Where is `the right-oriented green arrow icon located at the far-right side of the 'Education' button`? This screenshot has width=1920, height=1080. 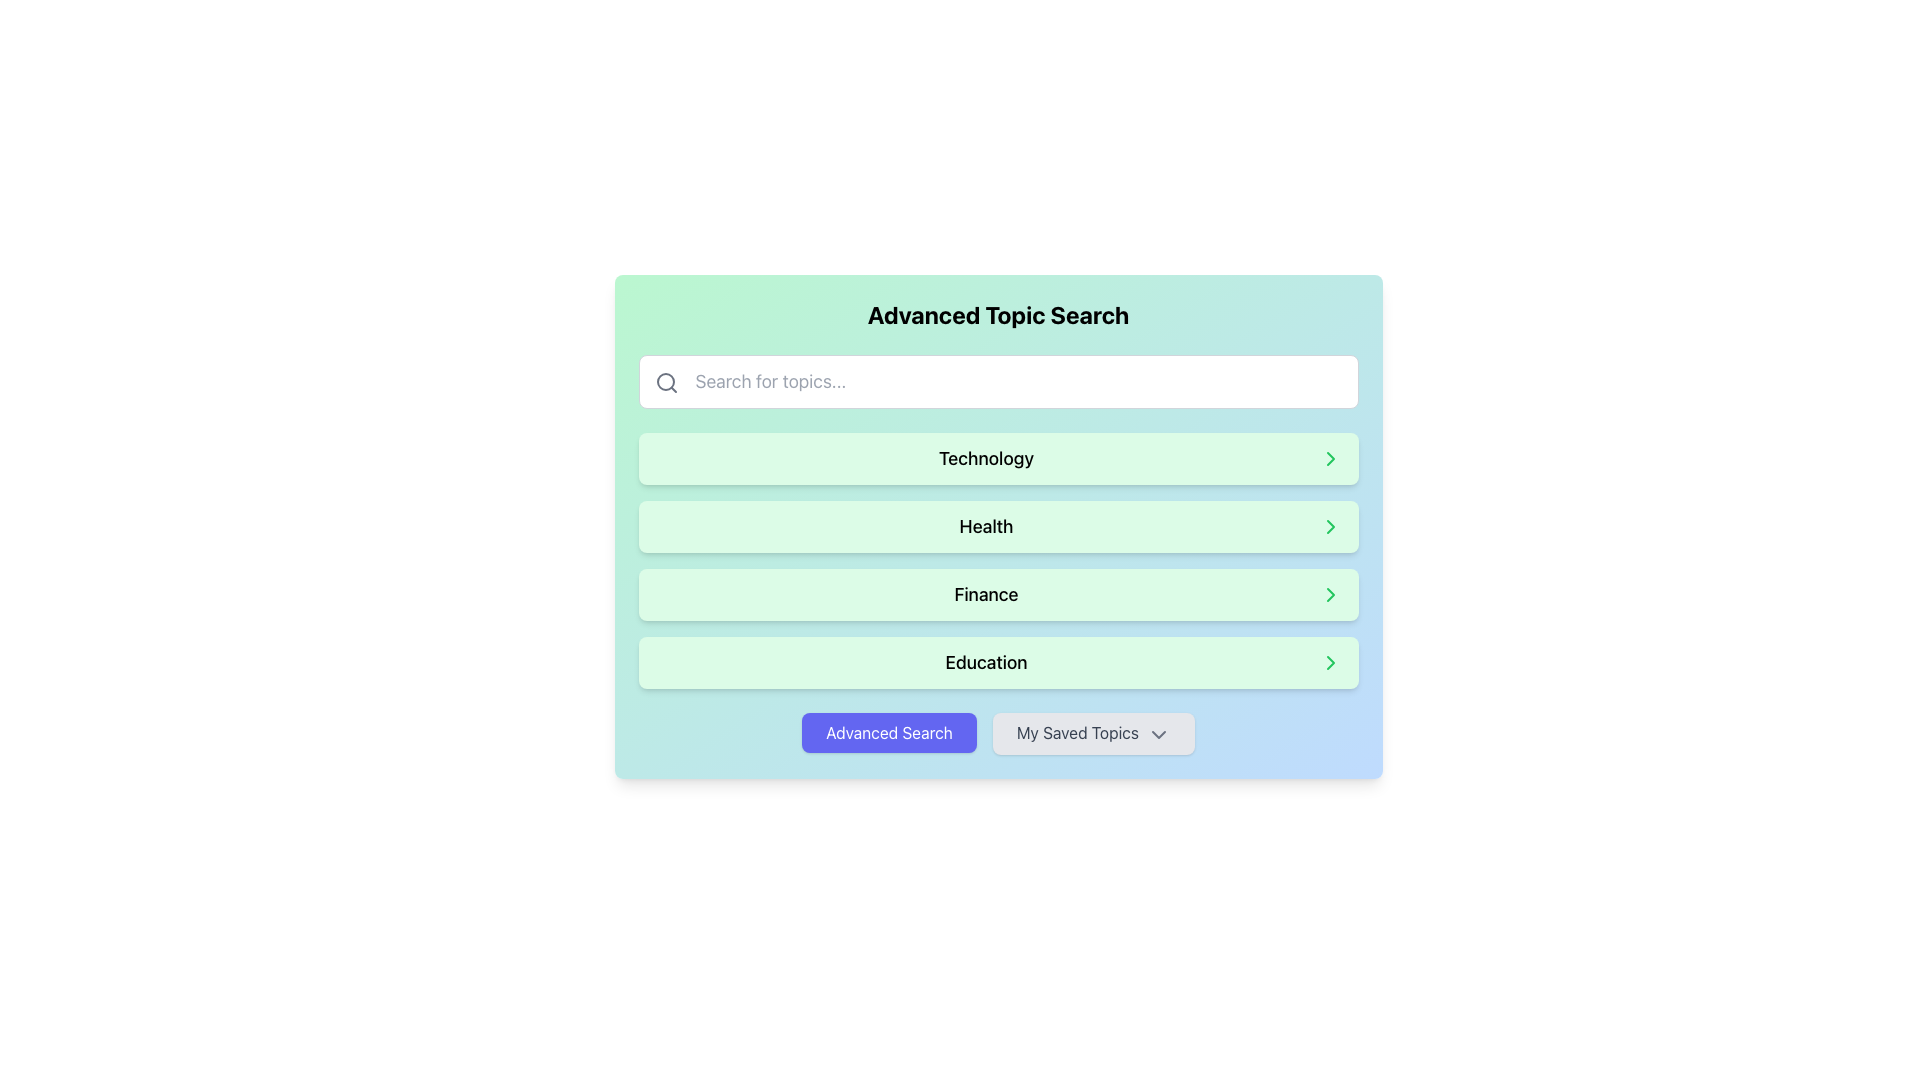
the right-oriented green arrow icon located at the far-right side of the 'Education' button is located at coordinates (1330, 663).